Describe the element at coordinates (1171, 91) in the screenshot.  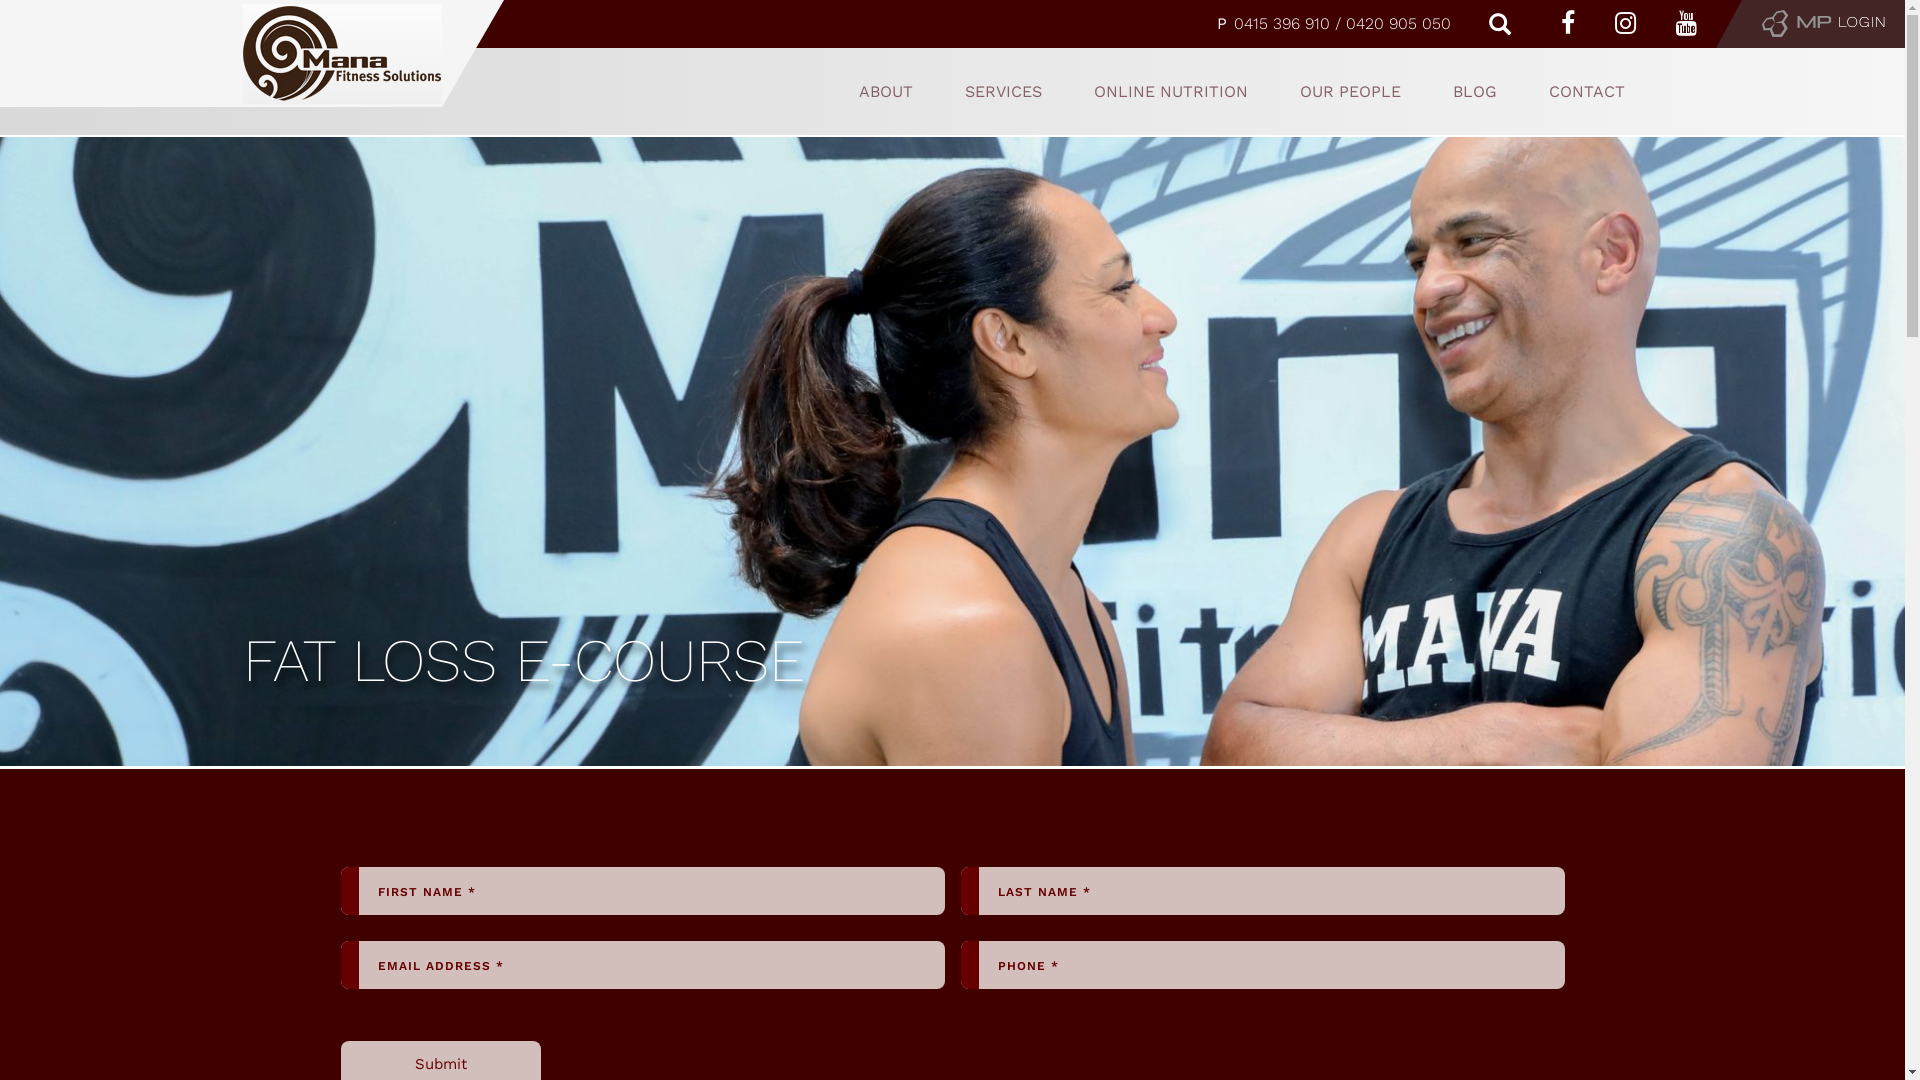
I see `'ONLINE NUTRITION'` at that location.